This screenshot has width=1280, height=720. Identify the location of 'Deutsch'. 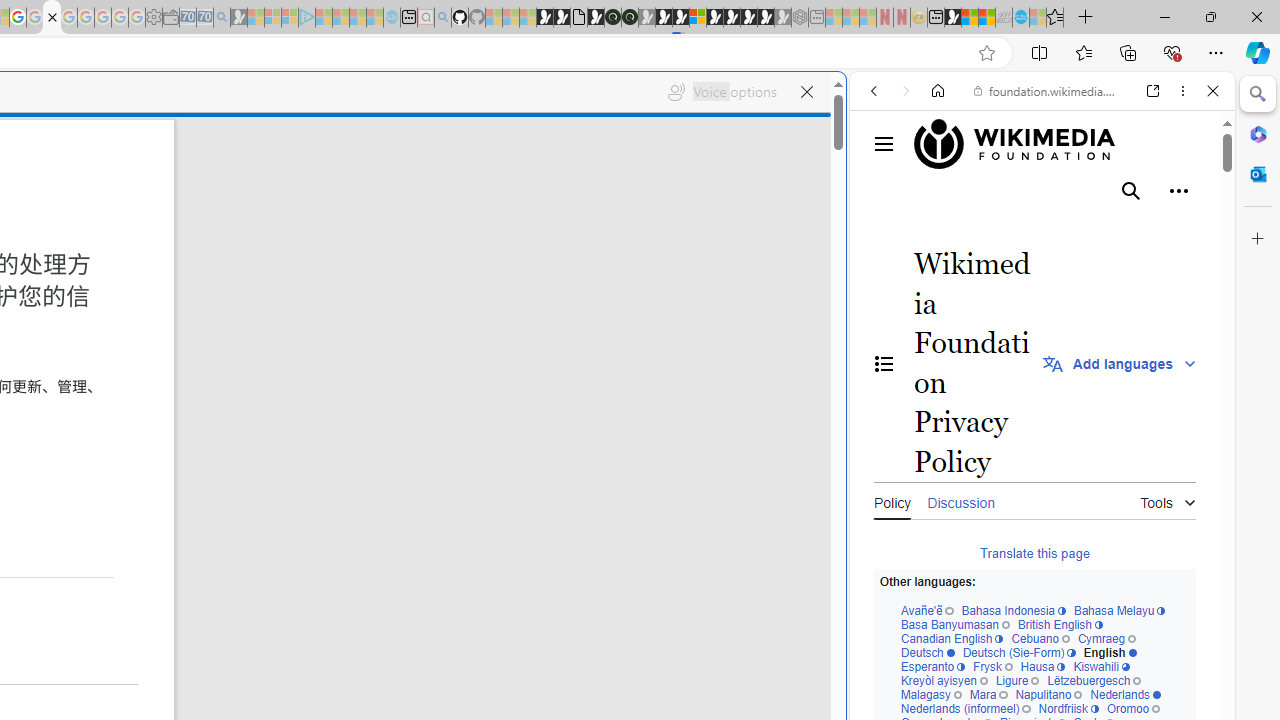
(926, 653).